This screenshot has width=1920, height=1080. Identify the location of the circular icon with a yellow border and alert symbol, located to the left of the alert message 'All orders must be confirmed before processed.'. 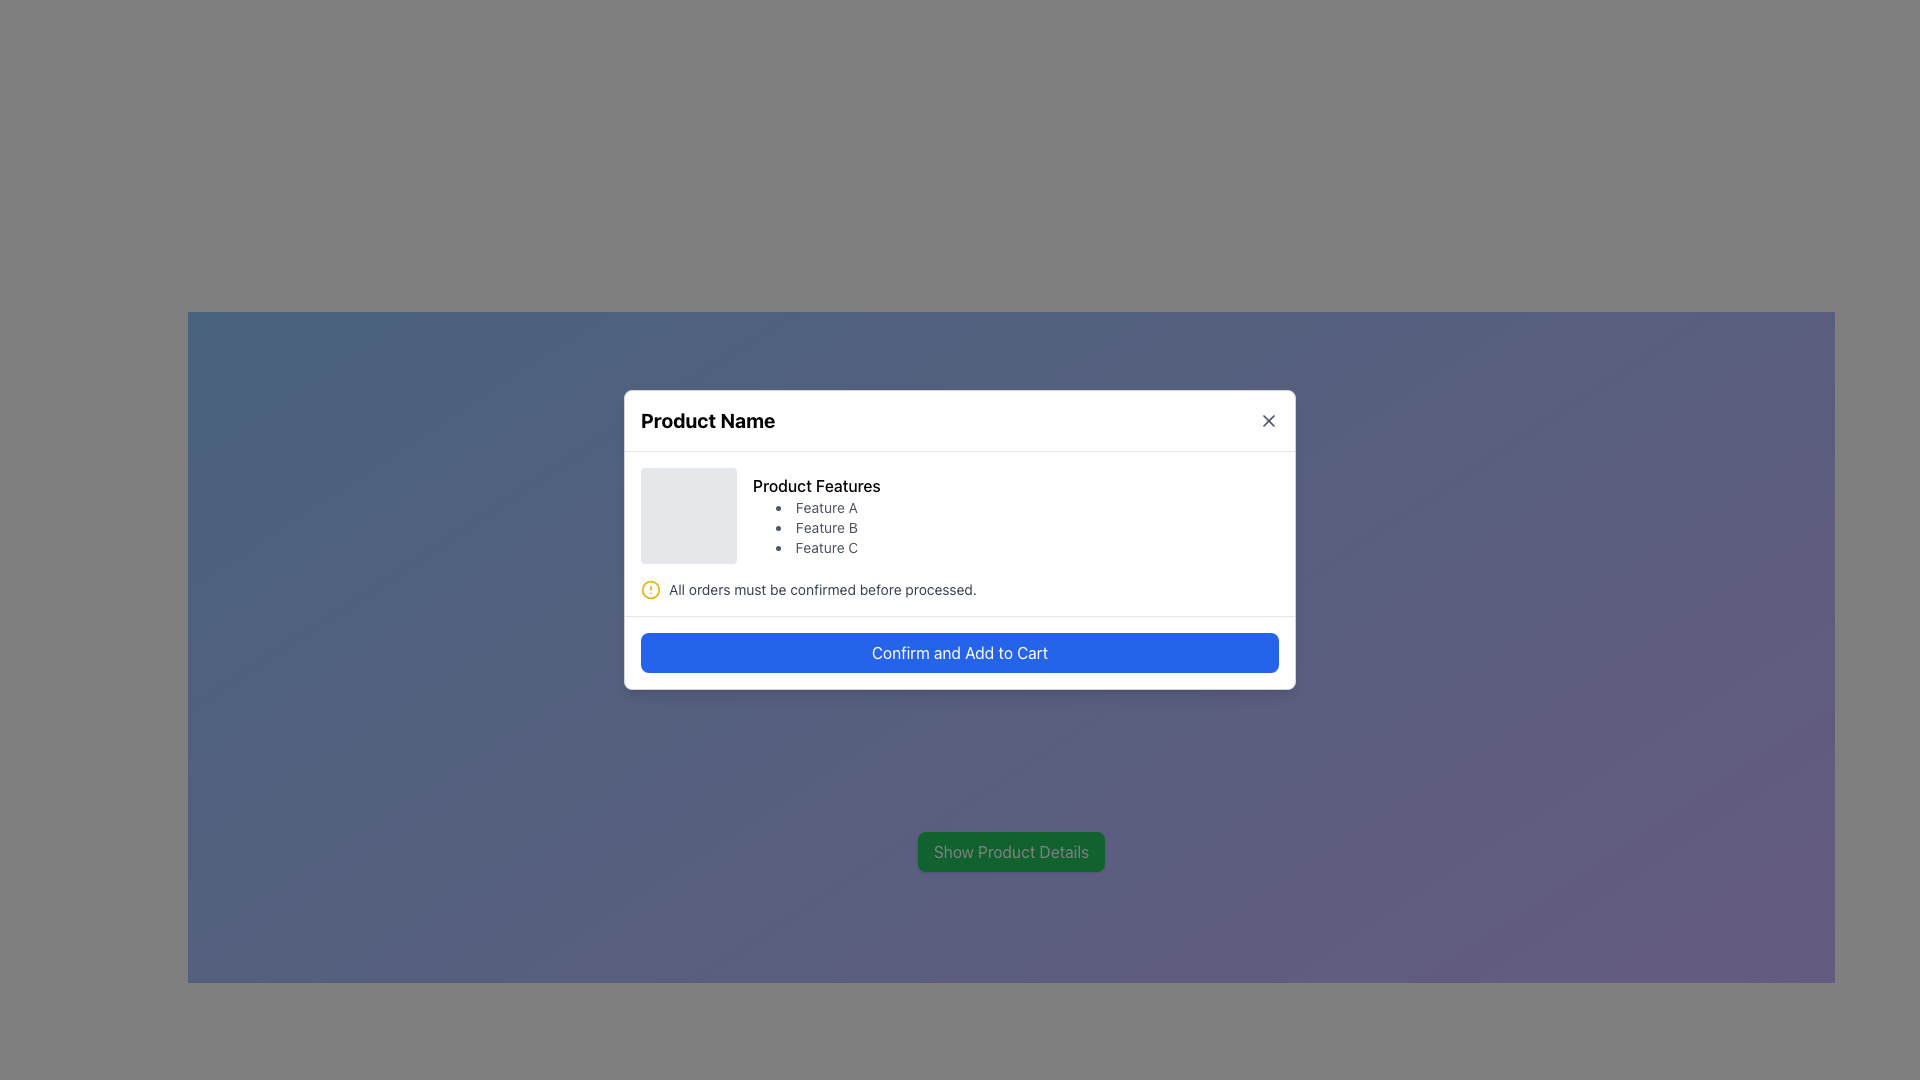
(651, 589).